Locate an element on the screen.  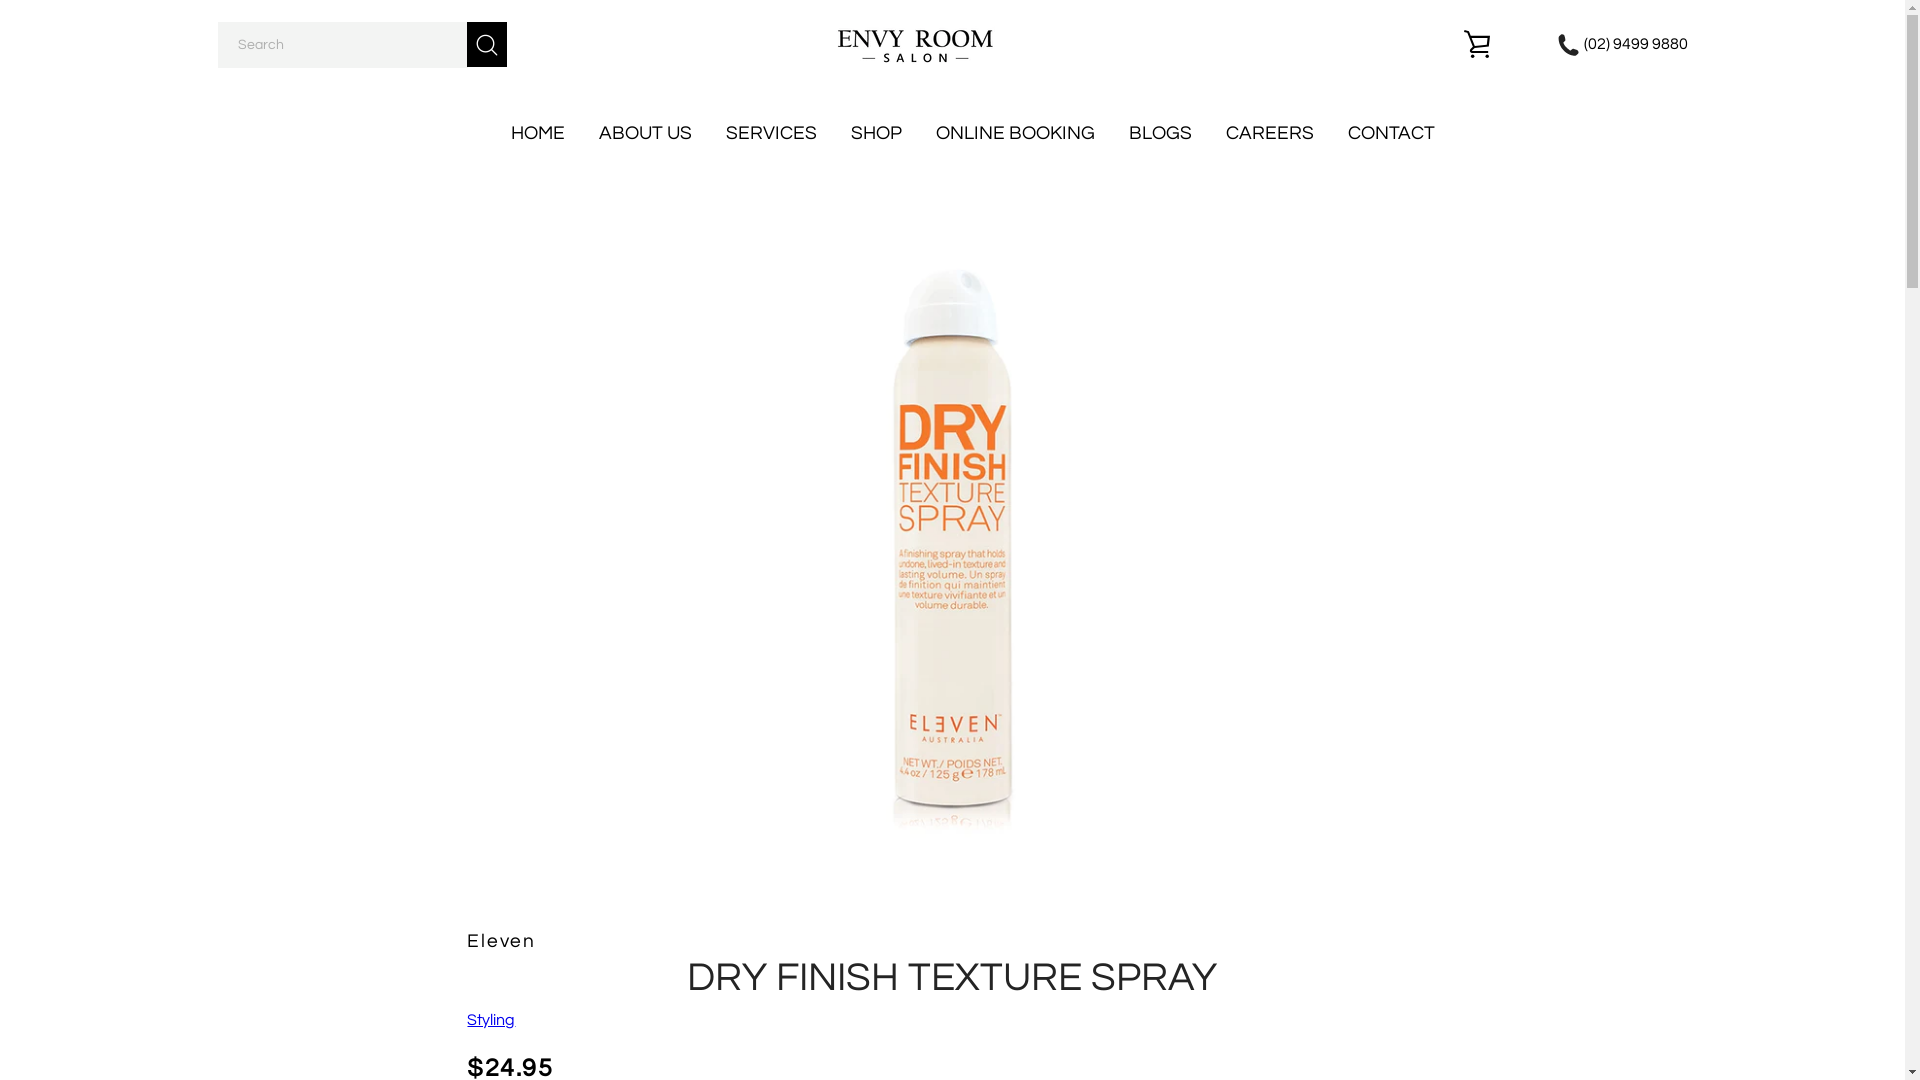
'ONLINE BOOKING is located at coordinates (1015, 132).